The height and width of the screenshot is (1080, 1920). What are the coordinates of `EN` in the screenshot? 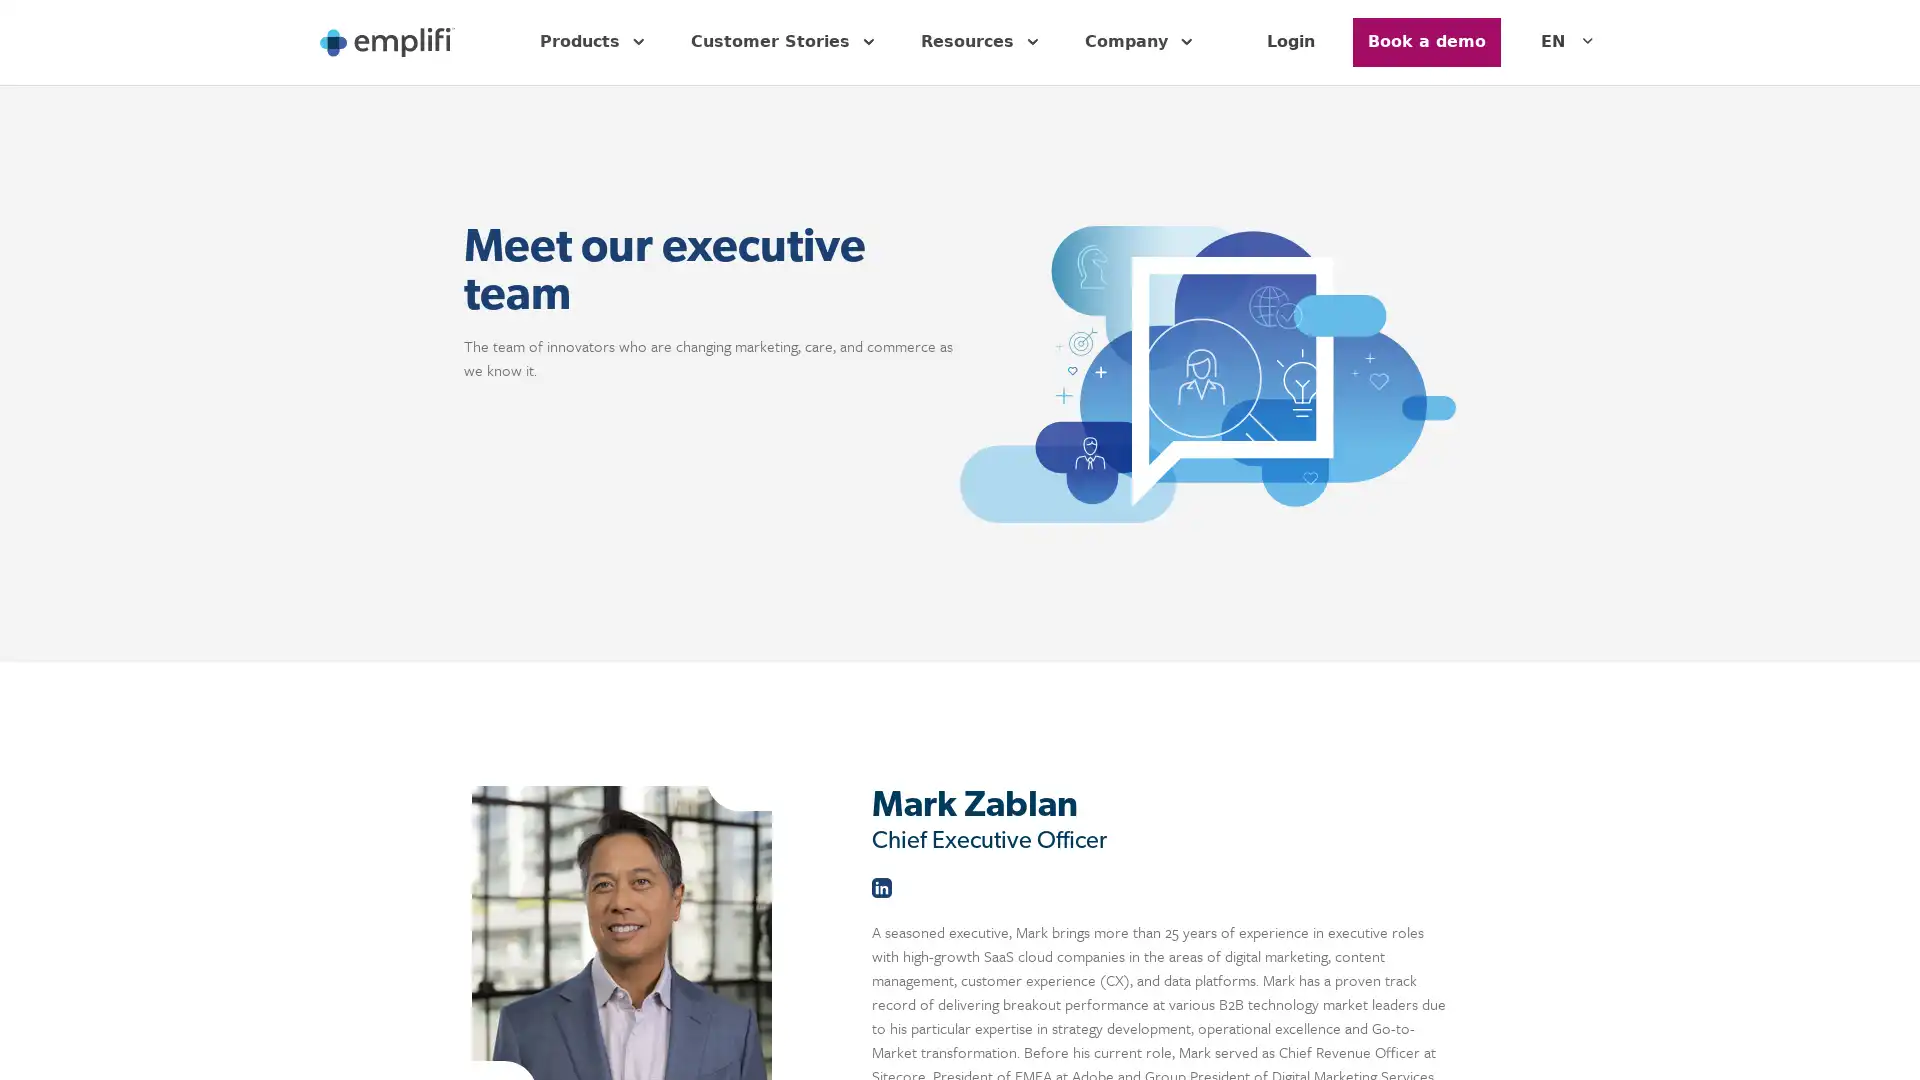 It's located at (1569, 42).